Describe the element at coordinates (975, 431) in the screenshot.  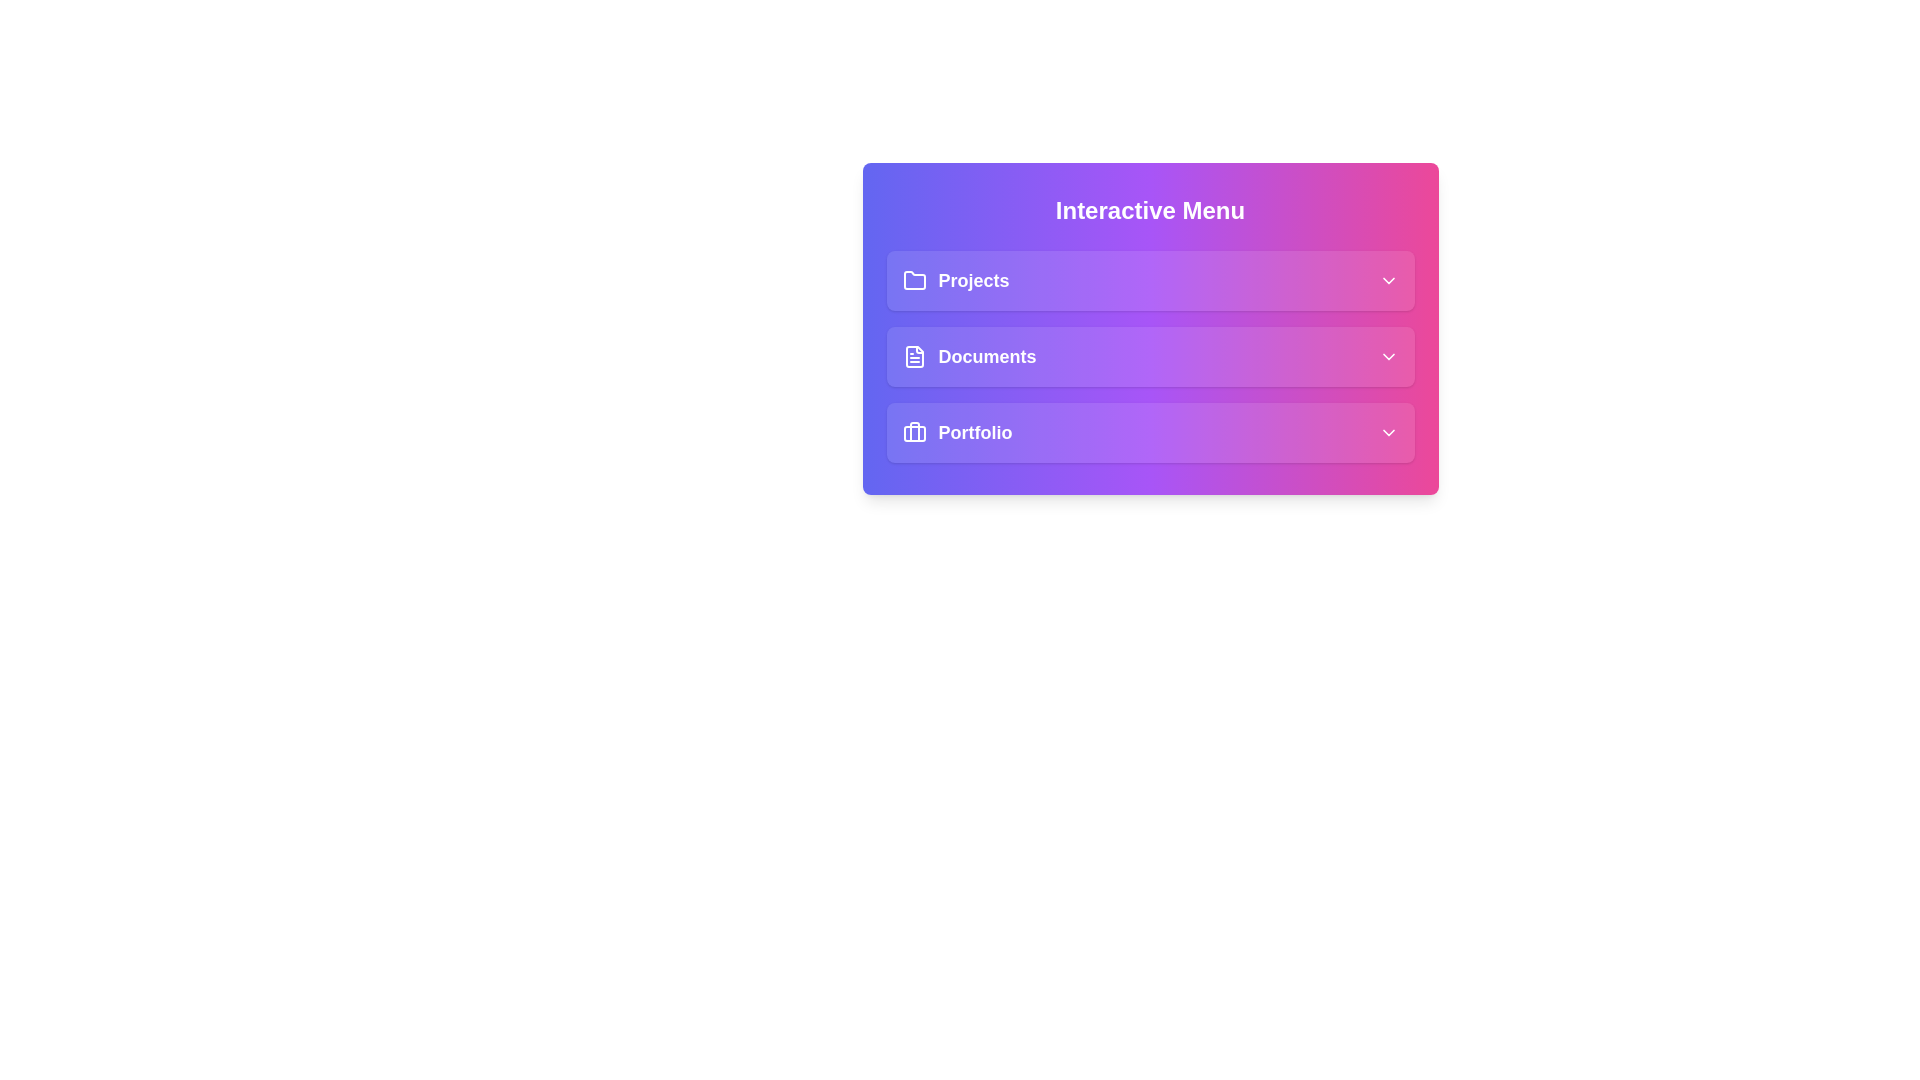
I see `the 'Portfolio' label located at the bottom of the menu list, directly below 'Projects' and 'Documents'` at that location.